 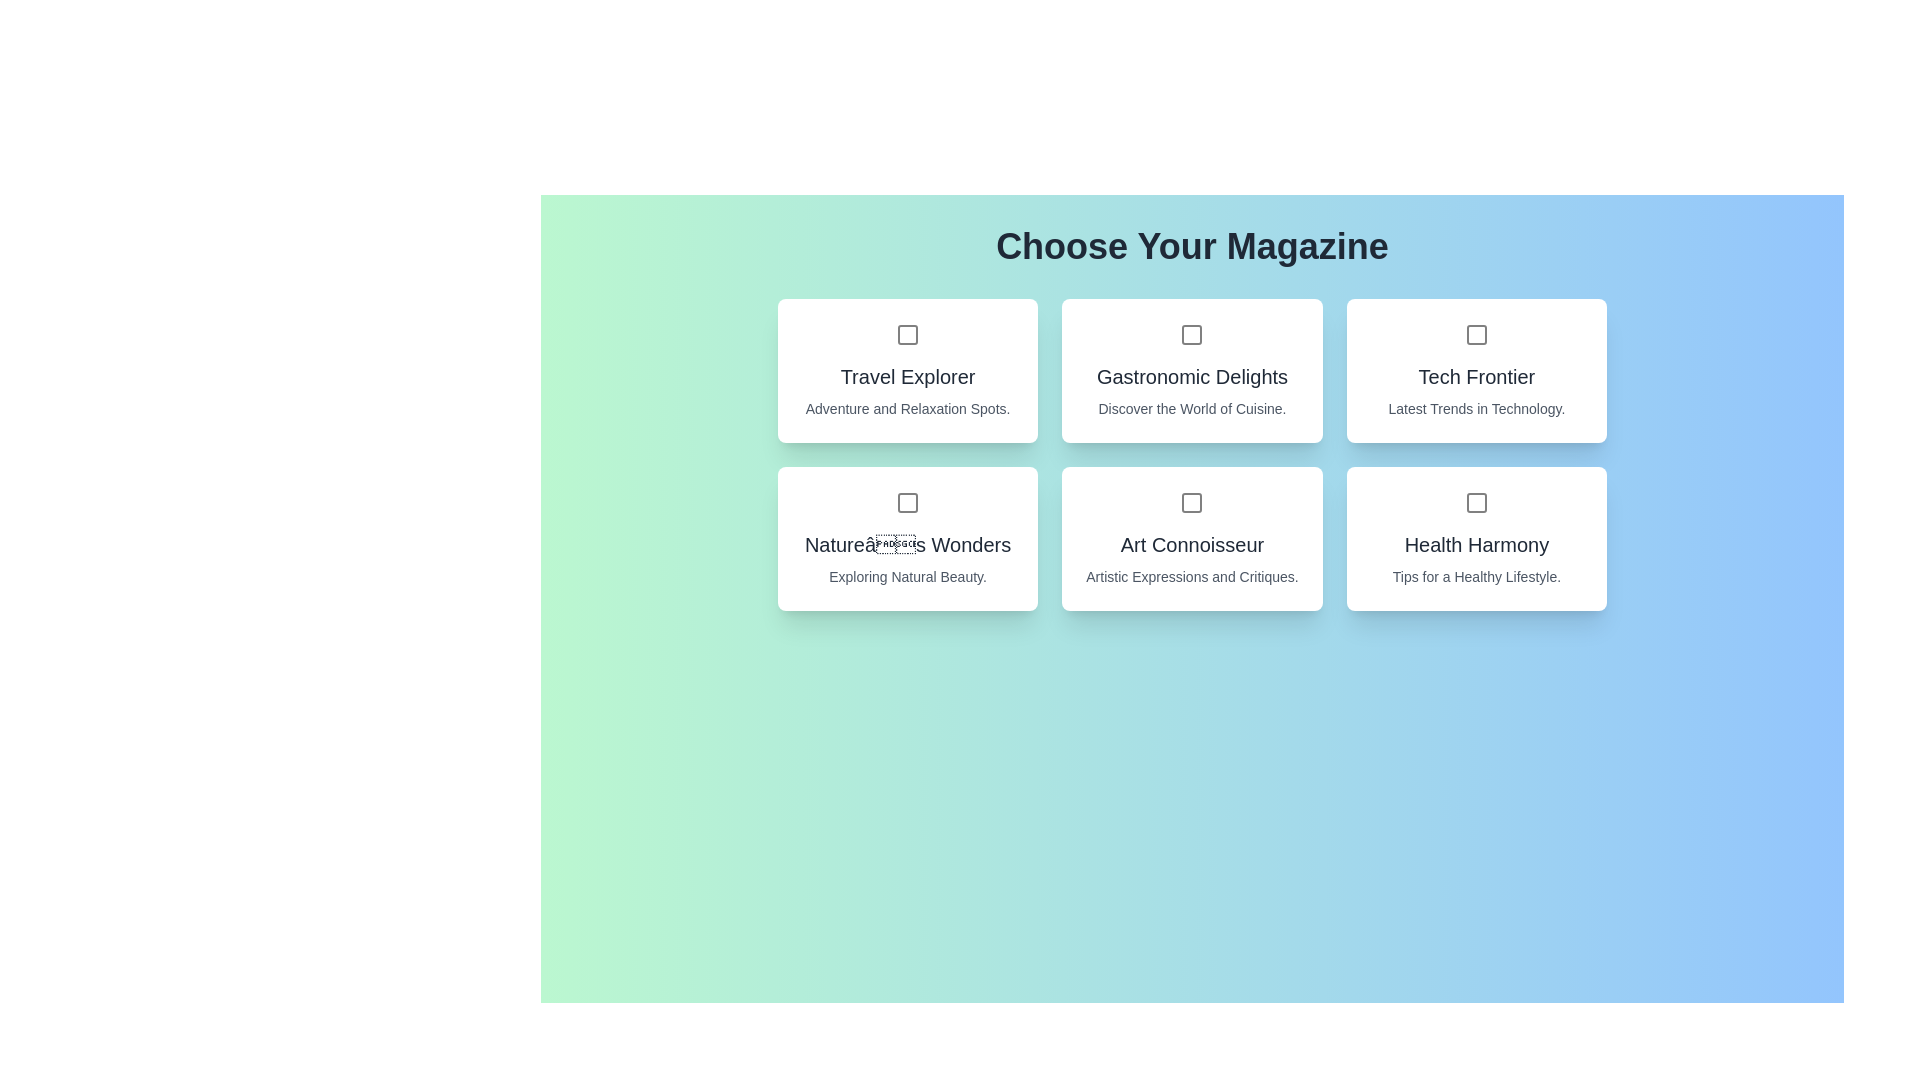 What do you see at coordinates (1191, 538) in the screenshot?
I see `the magazine card titled 'Art Connoisseur' to observe its hover effect` at bounding box center [1191, 538].